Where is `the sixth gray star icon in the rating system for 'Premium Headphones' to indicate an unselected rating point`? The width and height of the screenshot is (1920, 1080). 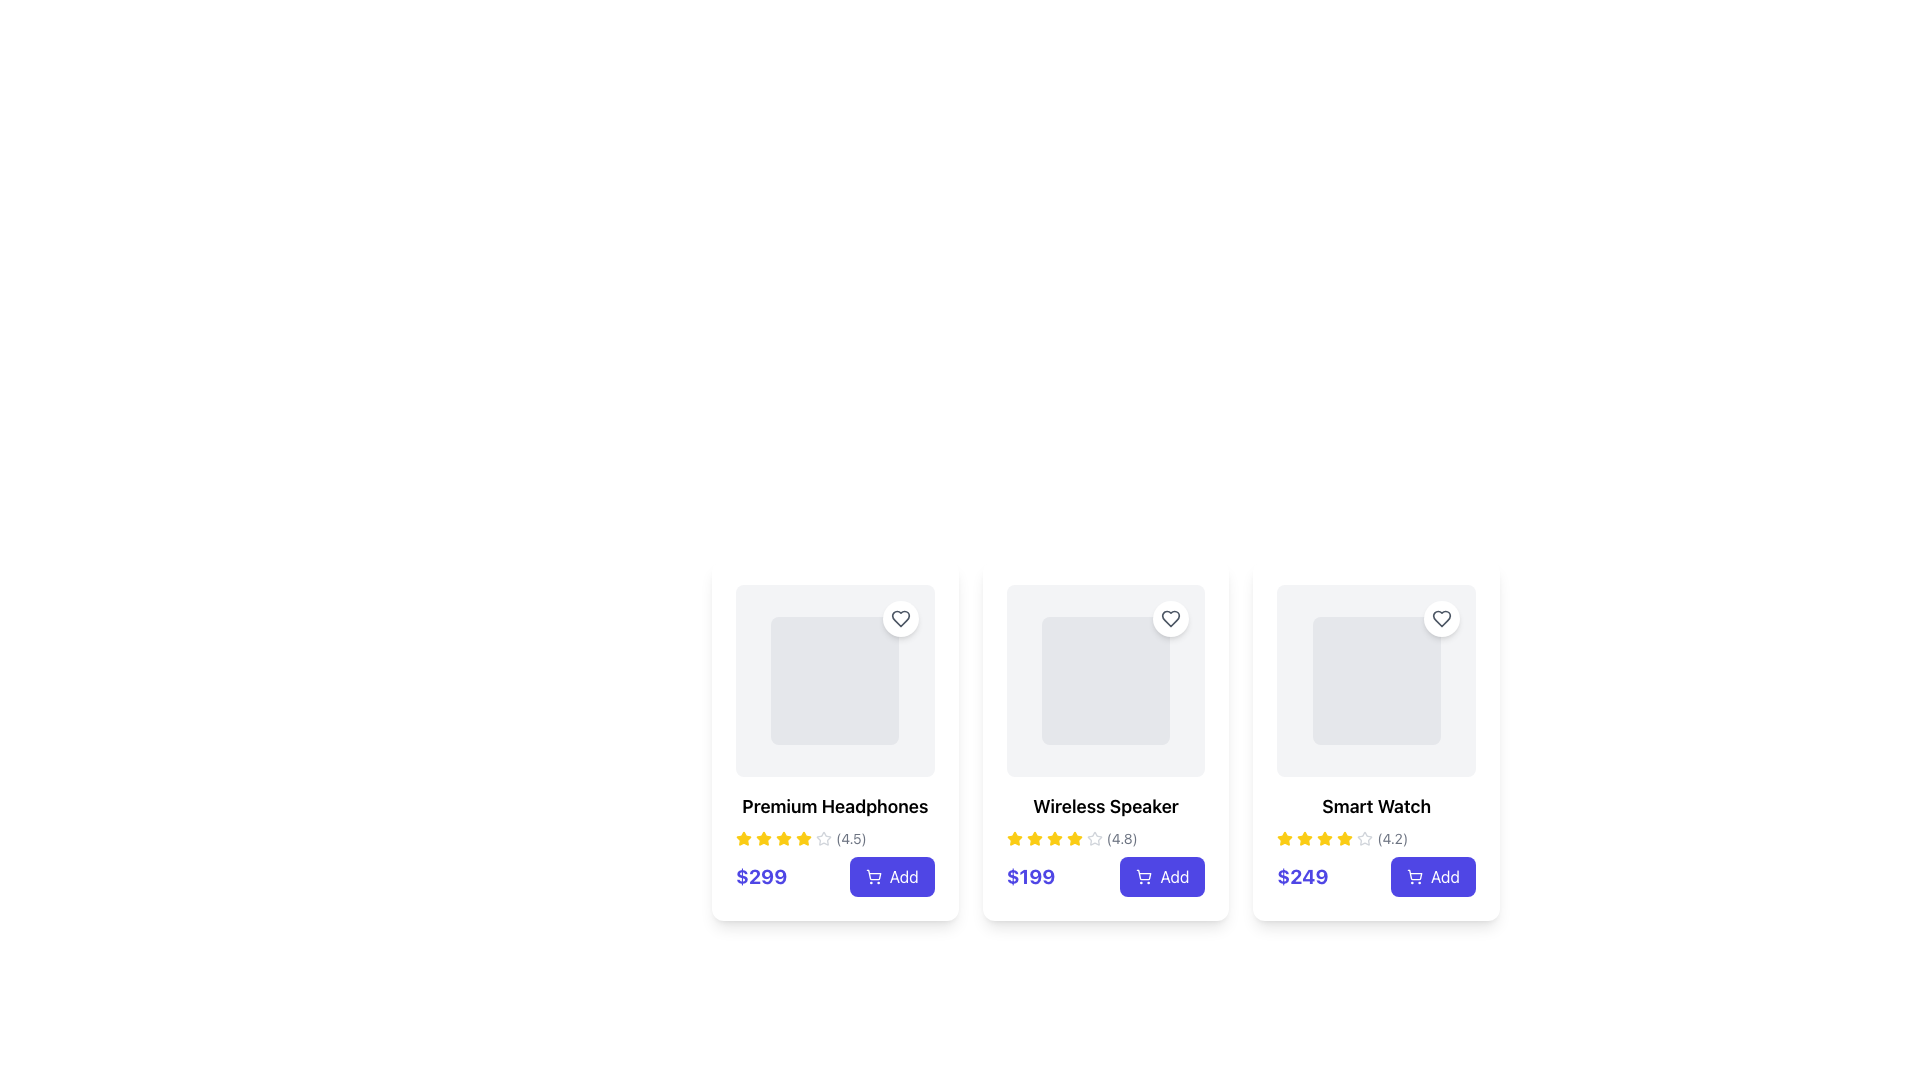 the sixth gray star icon in the rating system for 'Premium Headphones' to indicate an unselected rating point is located at coordinates (824, 839).